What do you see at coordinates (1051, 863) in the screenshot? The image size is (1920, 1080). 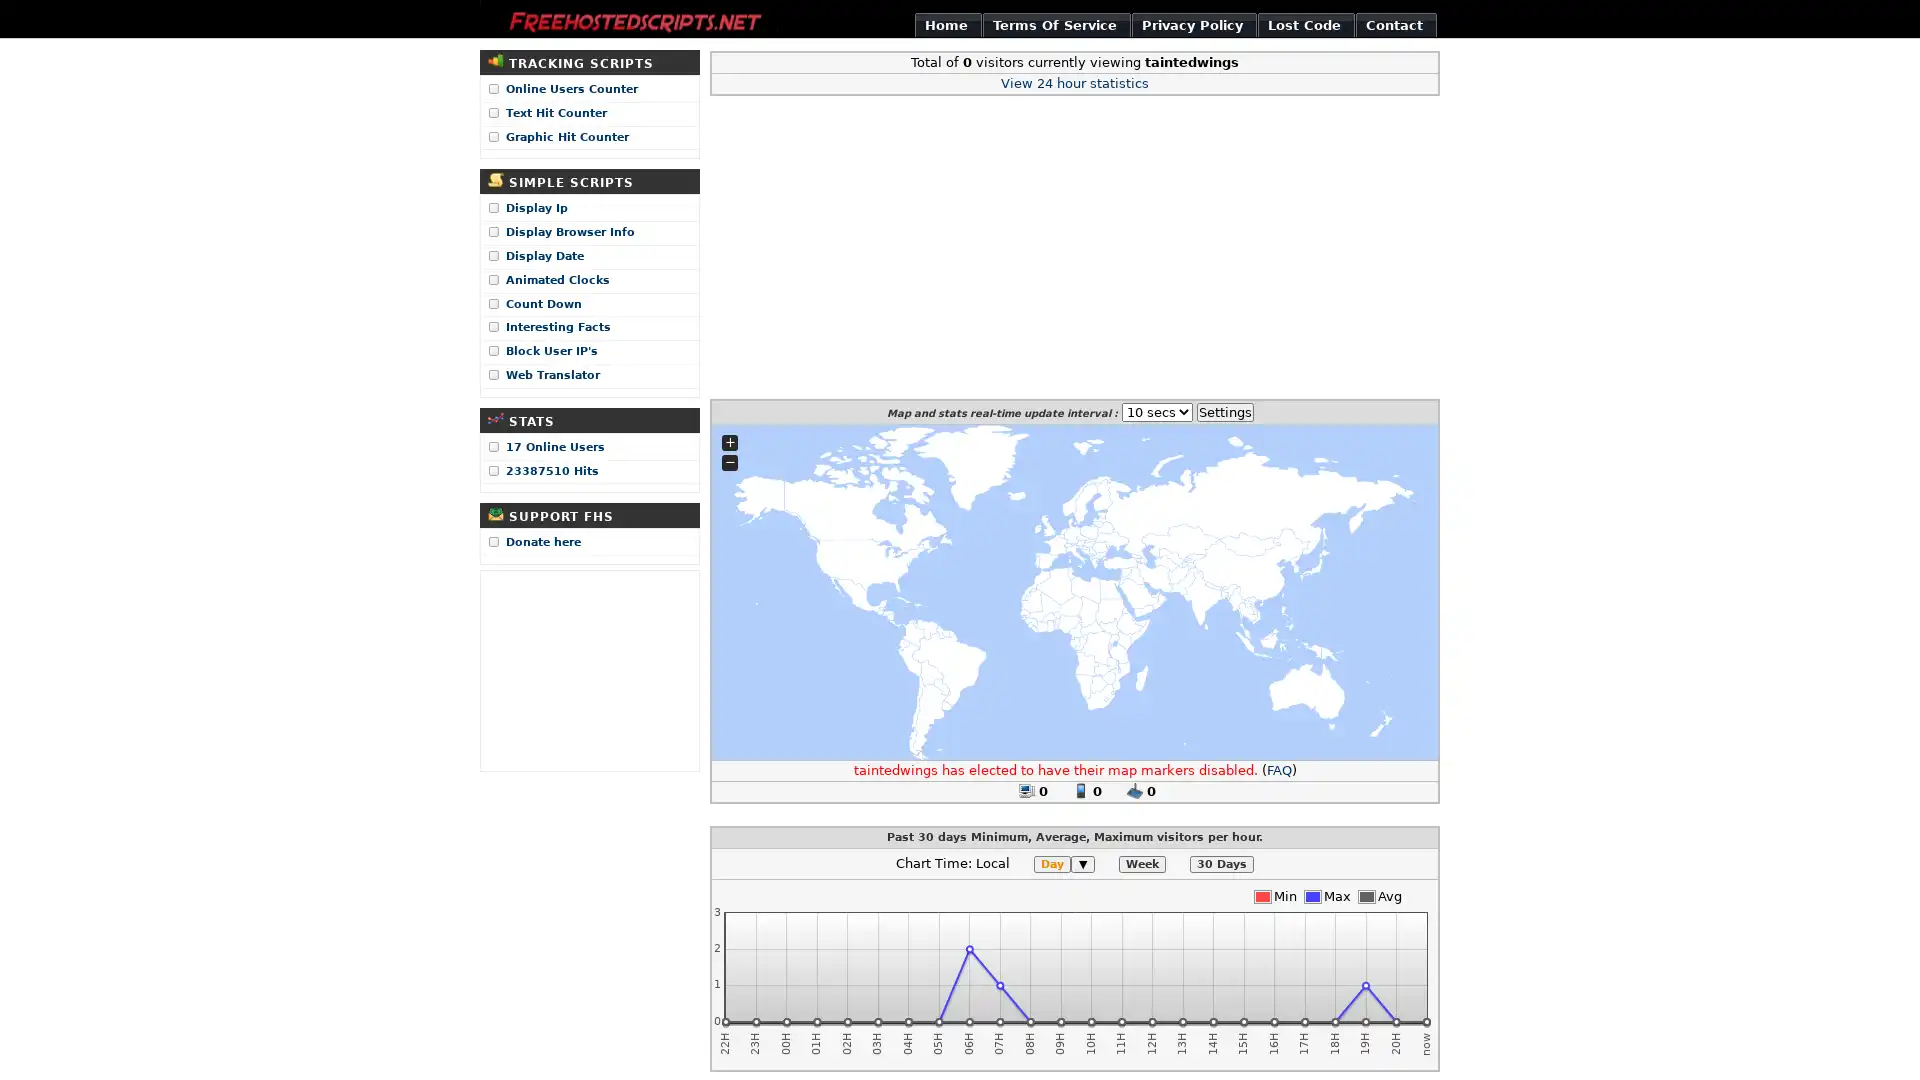 I see `Day` at bounding box center [1051, 863].